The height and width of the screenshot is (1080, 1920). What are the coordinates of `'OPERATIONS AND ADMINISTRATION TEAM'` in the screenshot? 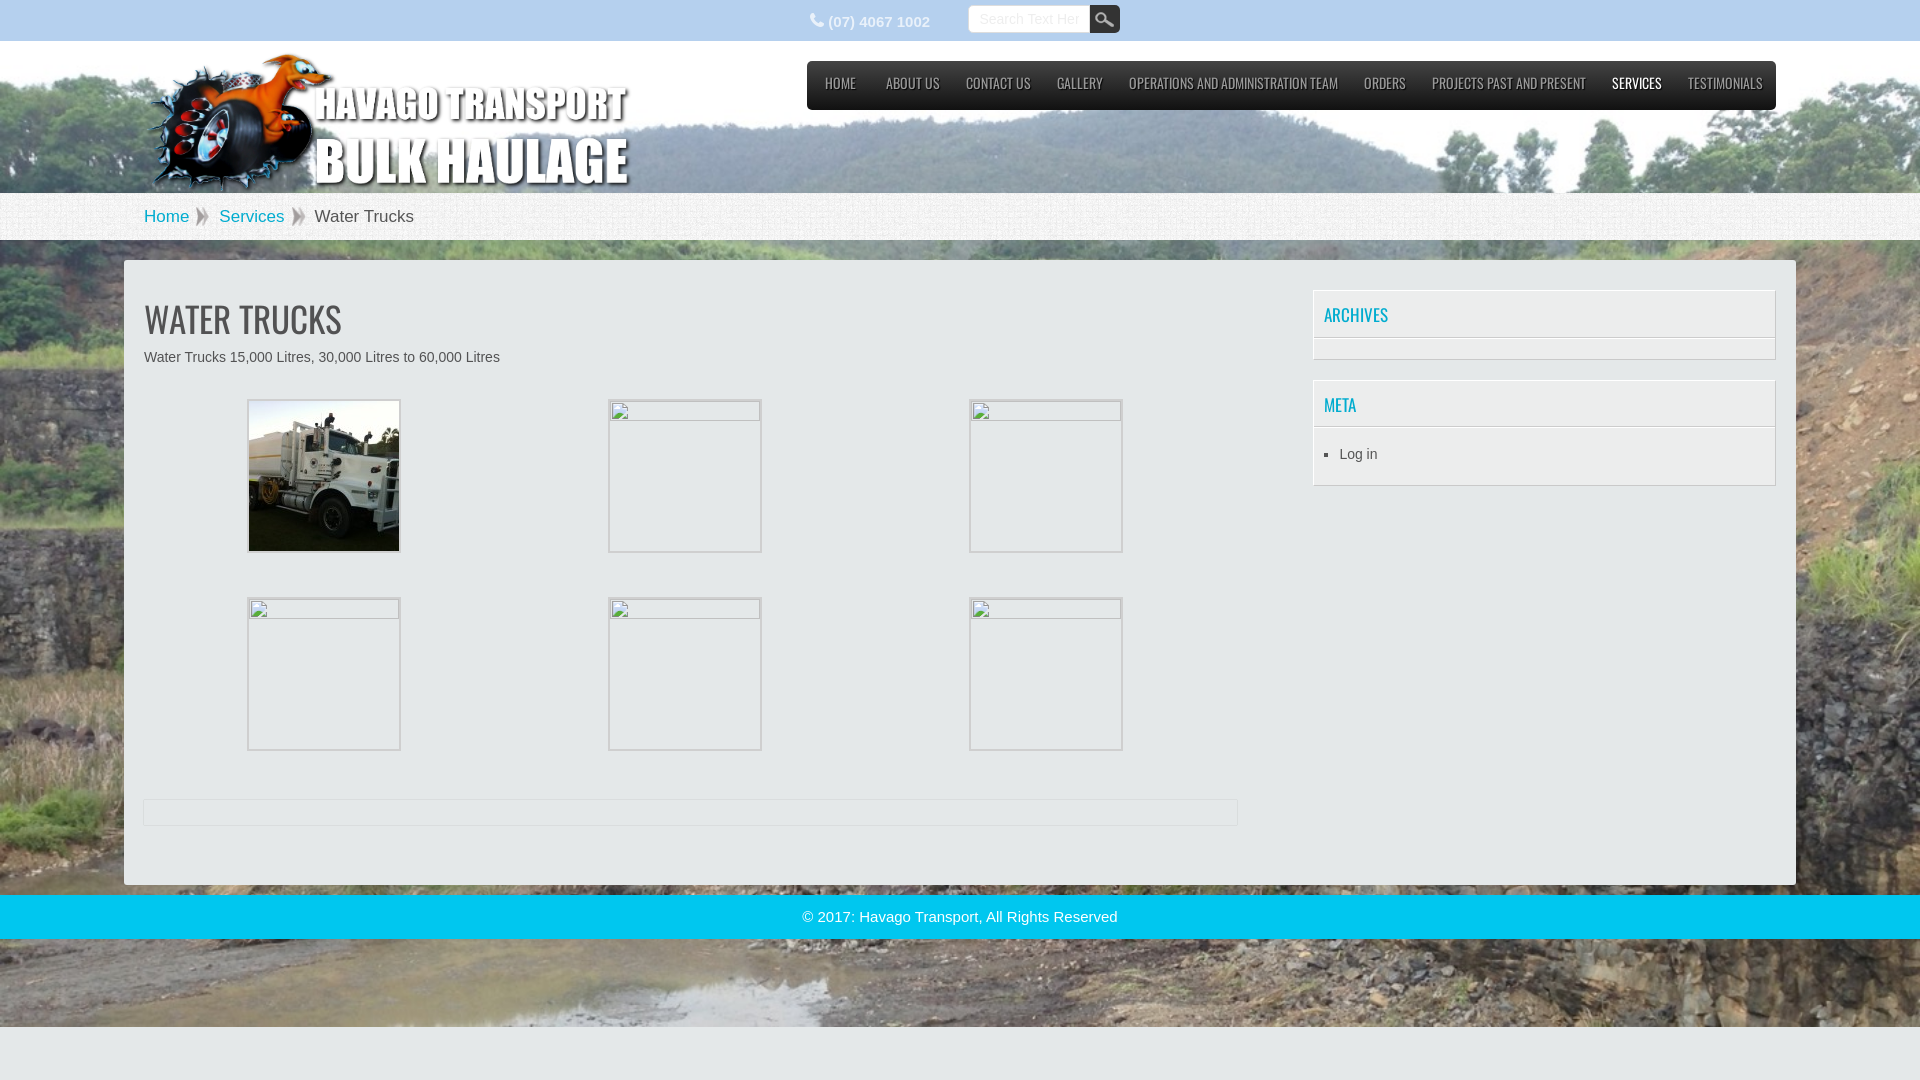 It's located at (1117, 87).